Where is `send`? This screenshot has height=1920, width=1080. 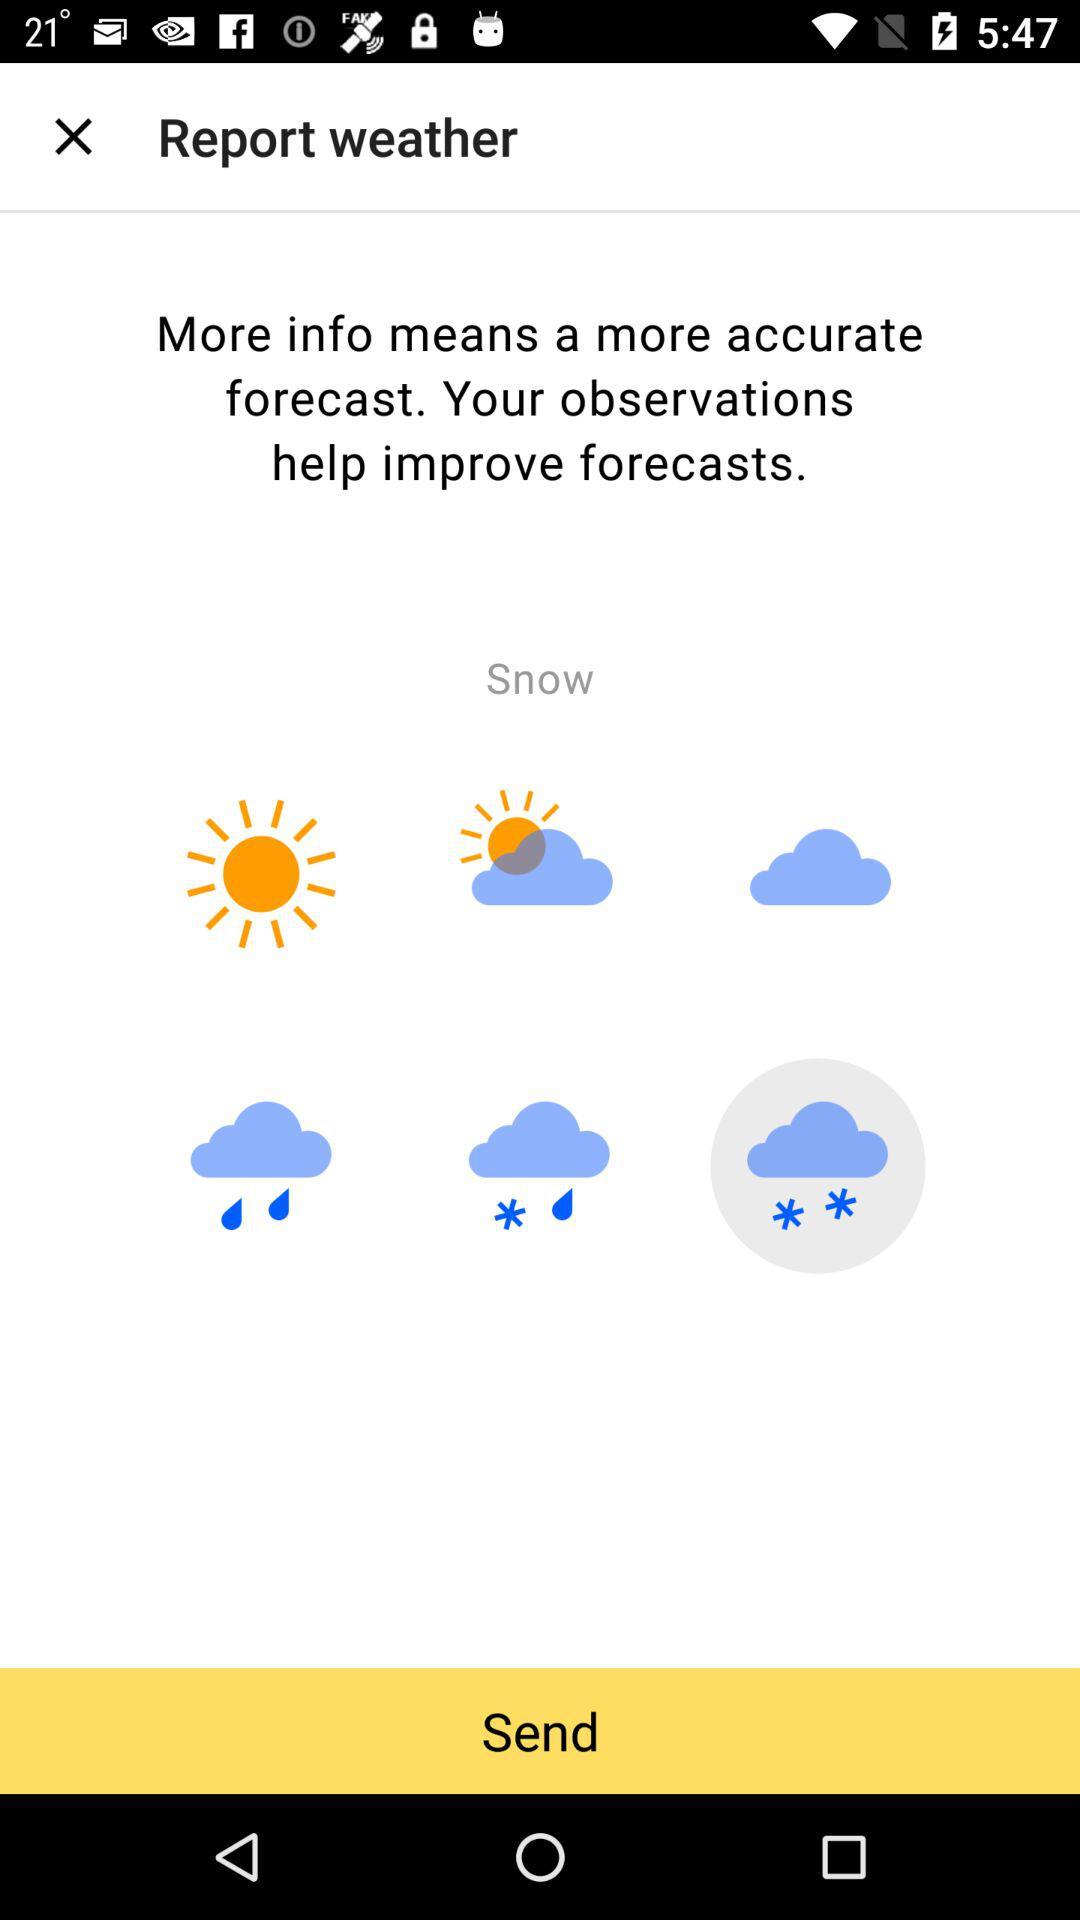
send is located at coordinates (540, 1730).